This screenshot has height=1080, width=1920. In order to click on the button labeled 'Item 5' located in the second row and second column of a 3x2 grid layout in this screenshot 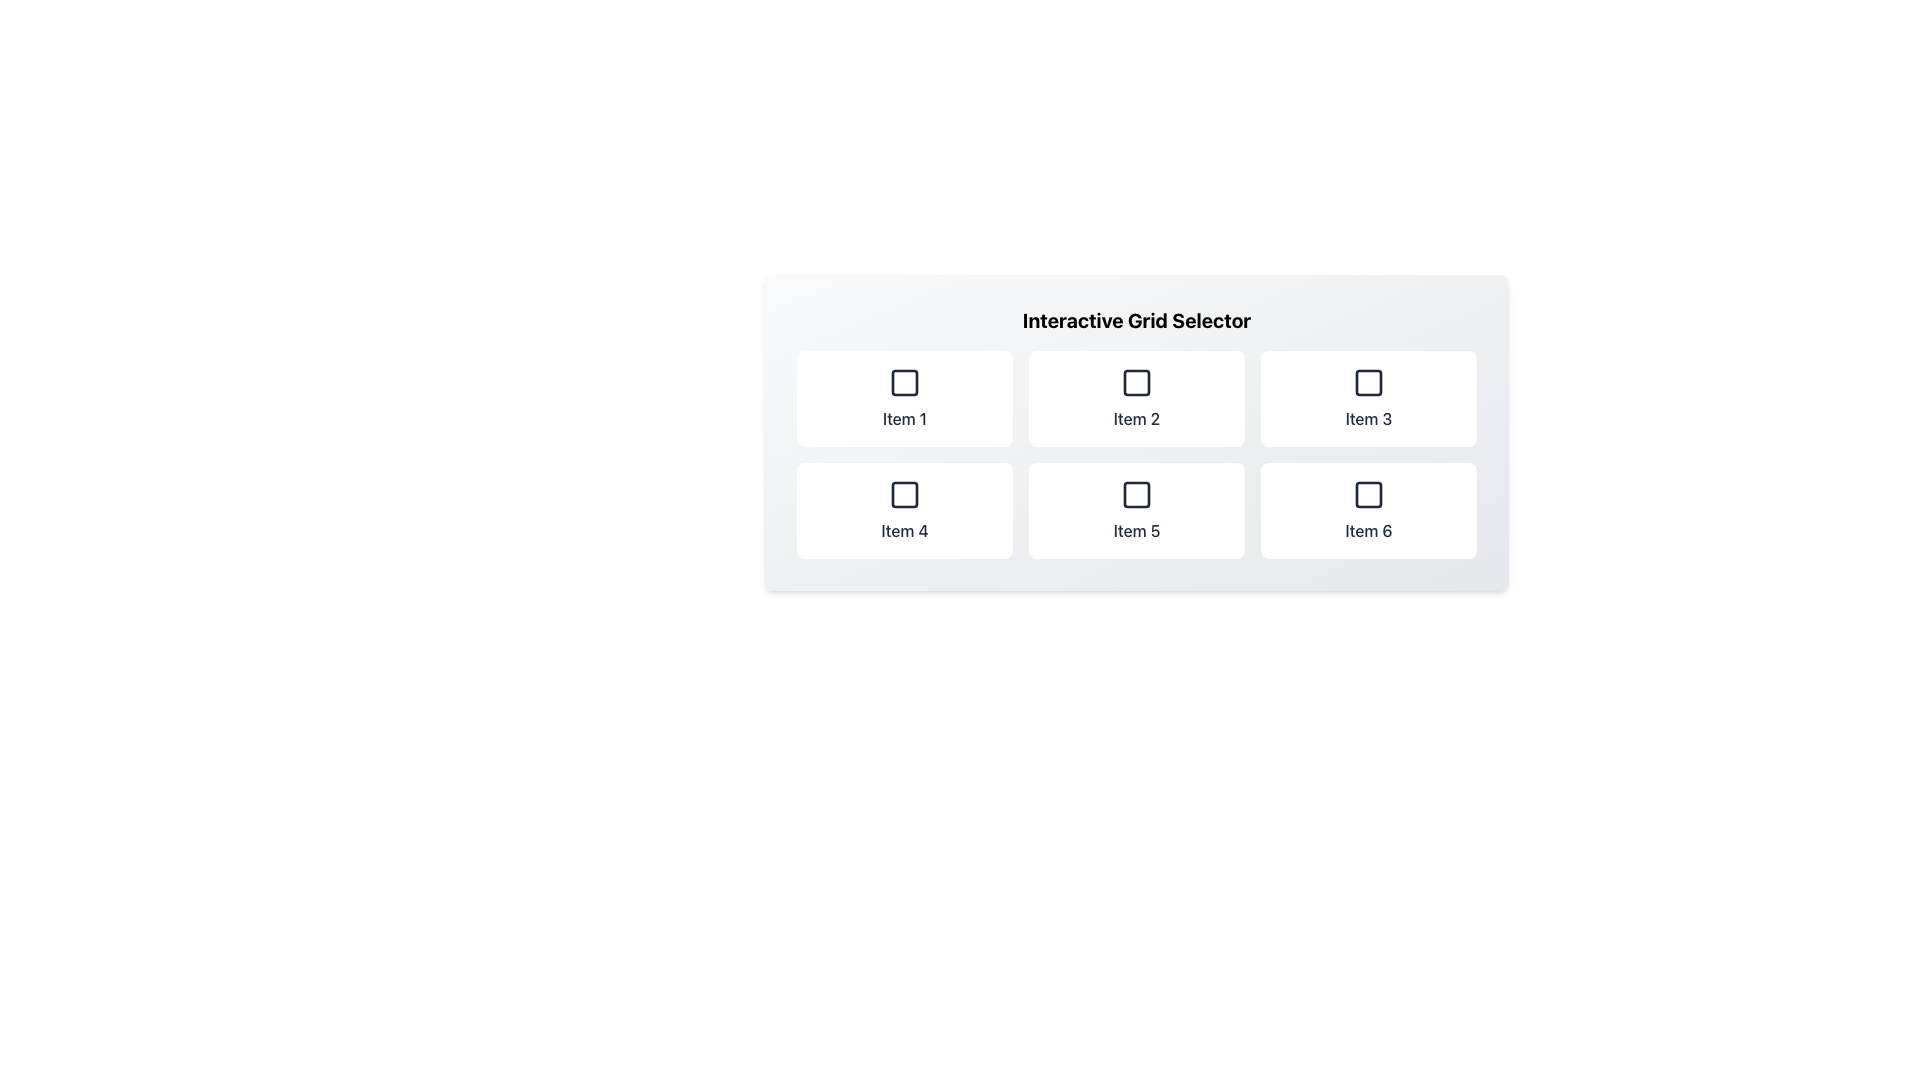, I will do `click(1137, 509)`.